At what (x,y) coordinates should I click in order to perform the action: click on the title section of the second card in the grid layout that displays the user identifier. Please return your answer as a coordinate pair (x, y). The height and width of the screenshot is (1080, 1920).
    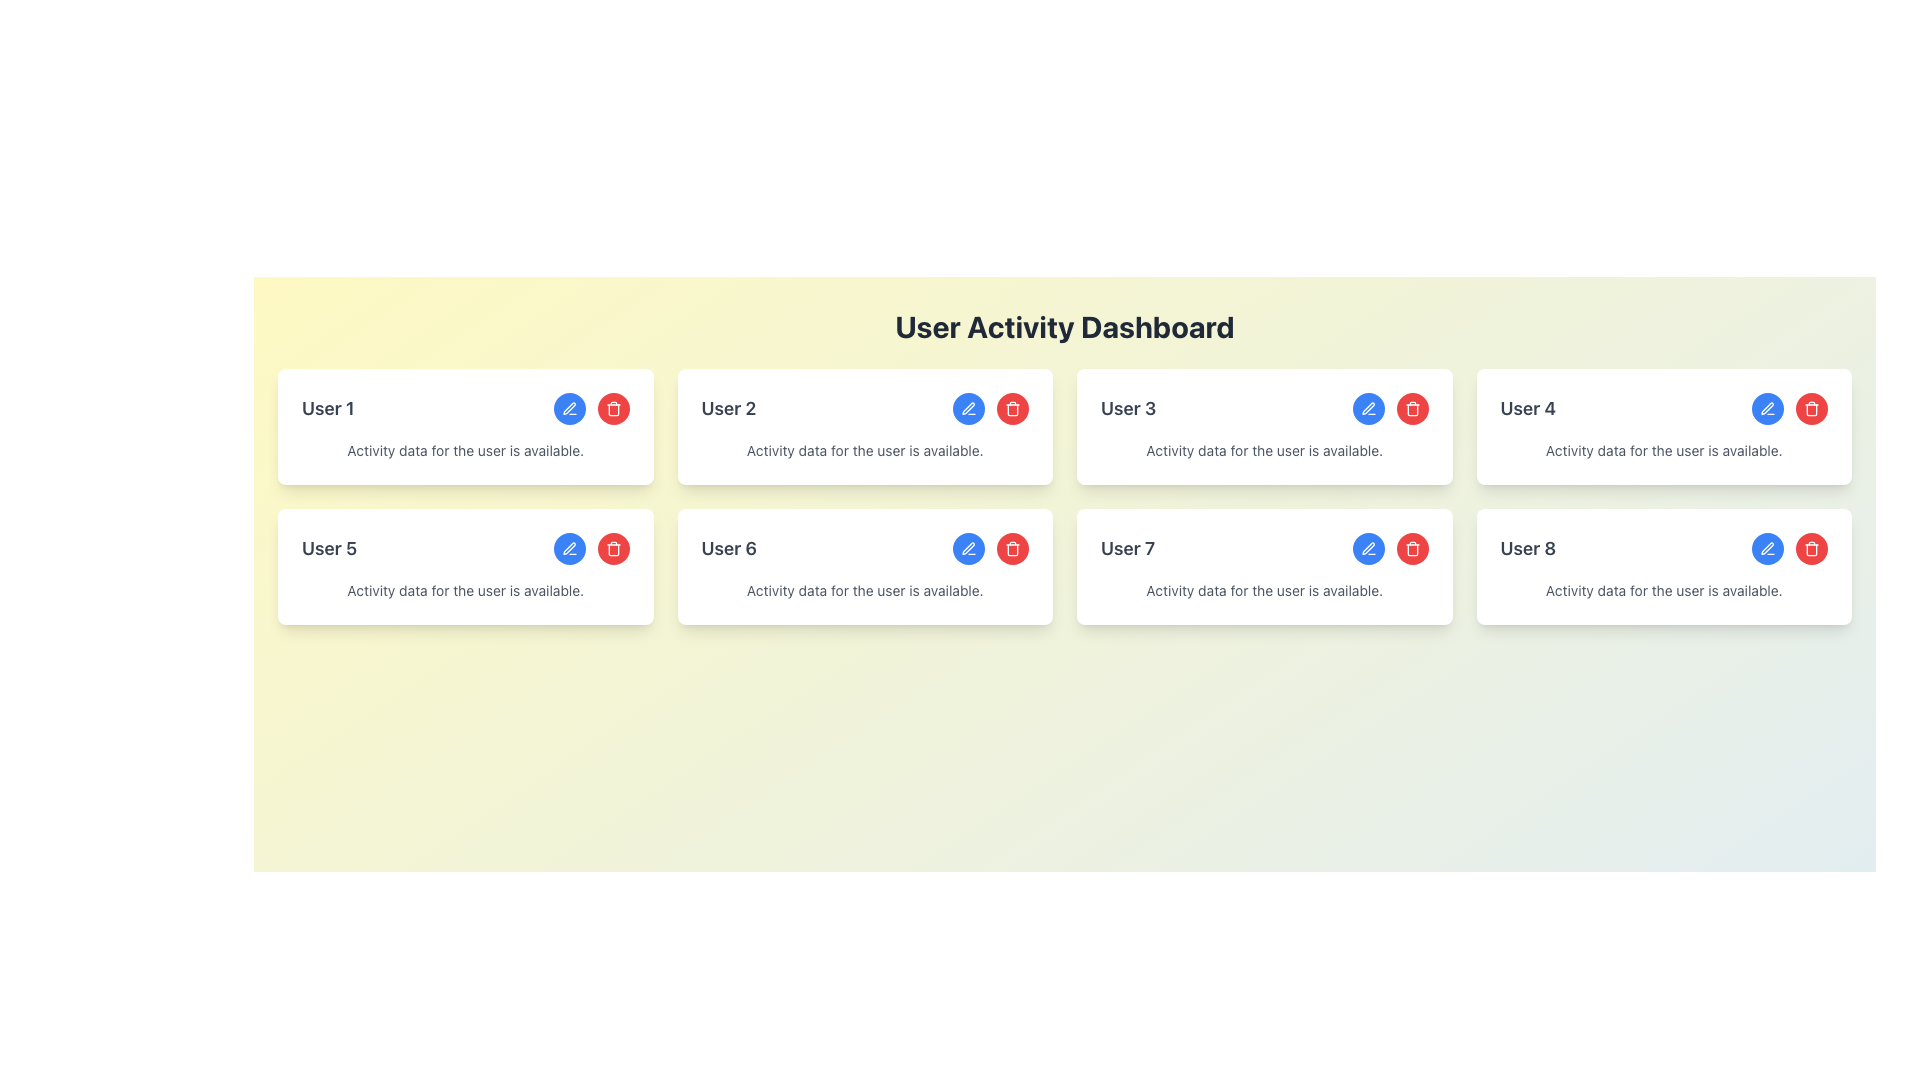
    Looking at the image, I should click on (865, 407).